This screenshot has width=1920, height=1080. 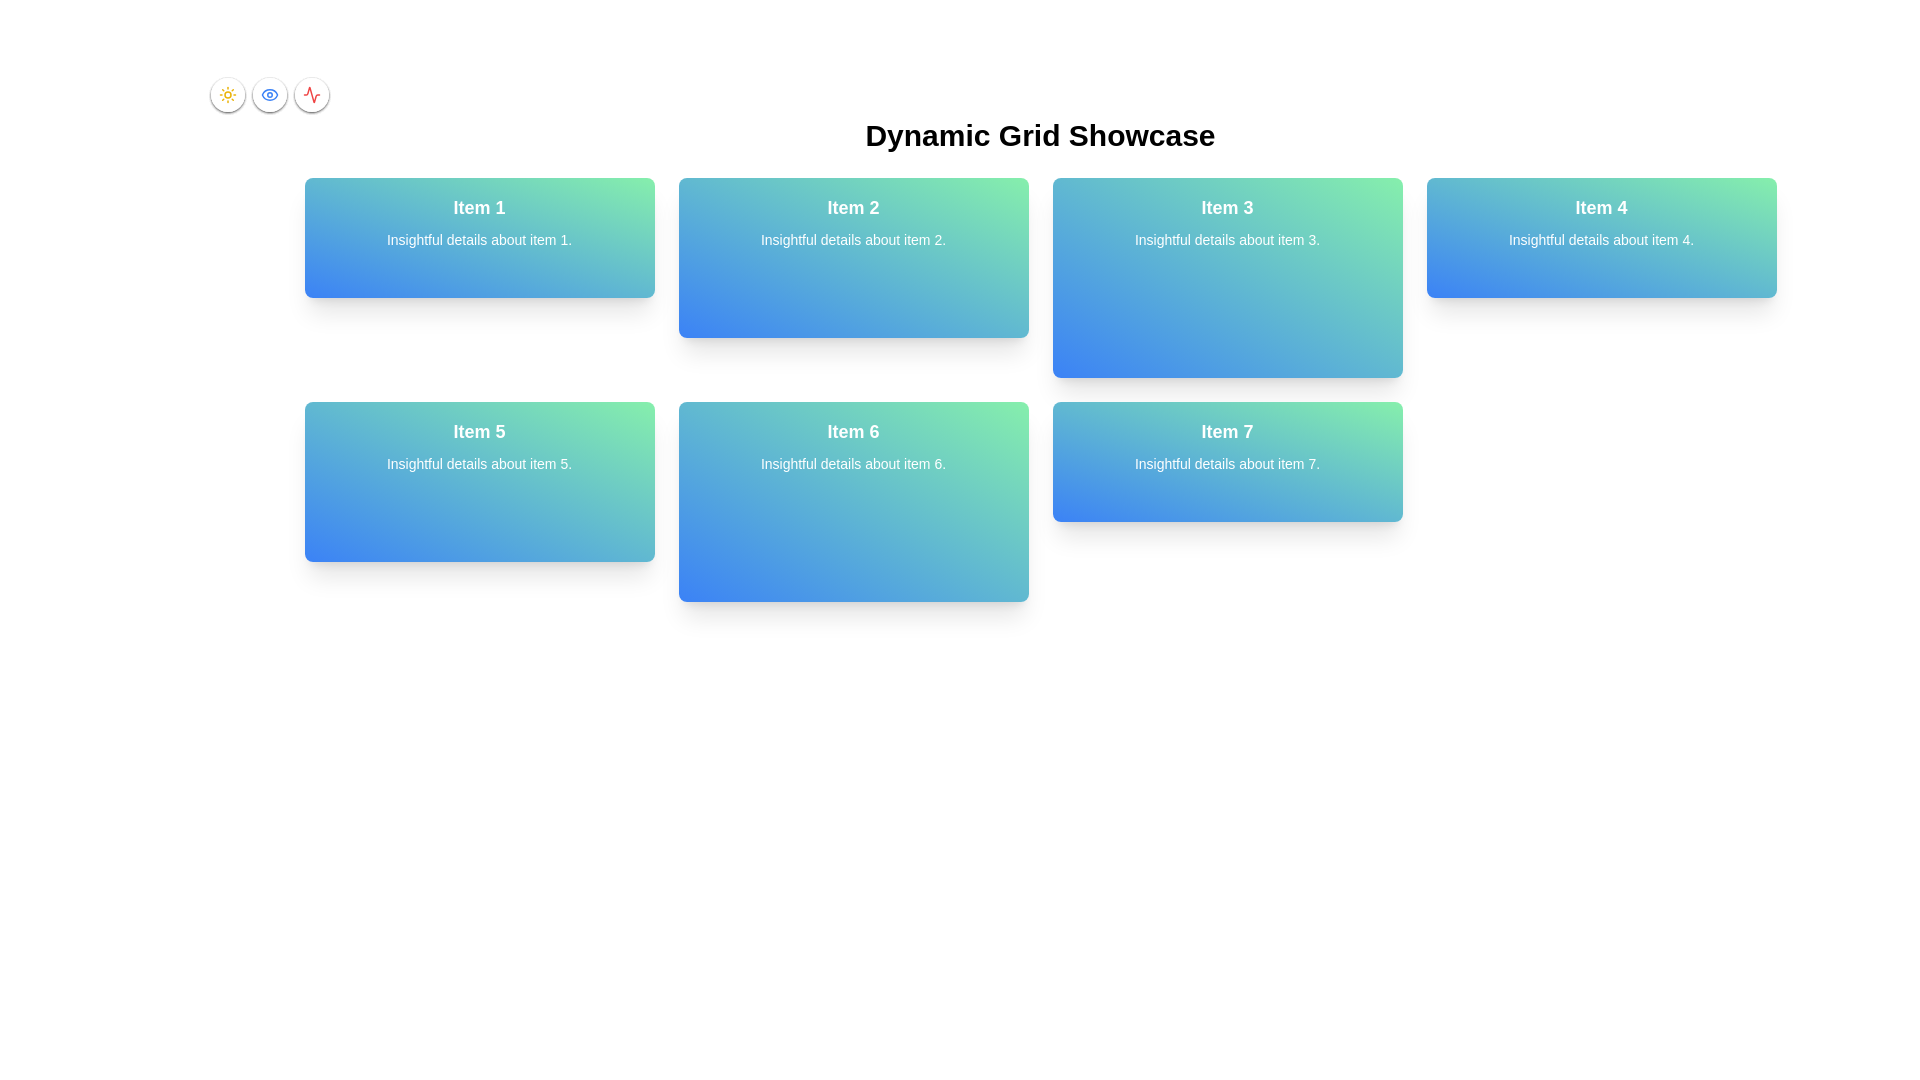 I want to click on the toggle button for brightness in the top-left corner of the layout, which features a yellow sun icon, so click(x=227, y=95).